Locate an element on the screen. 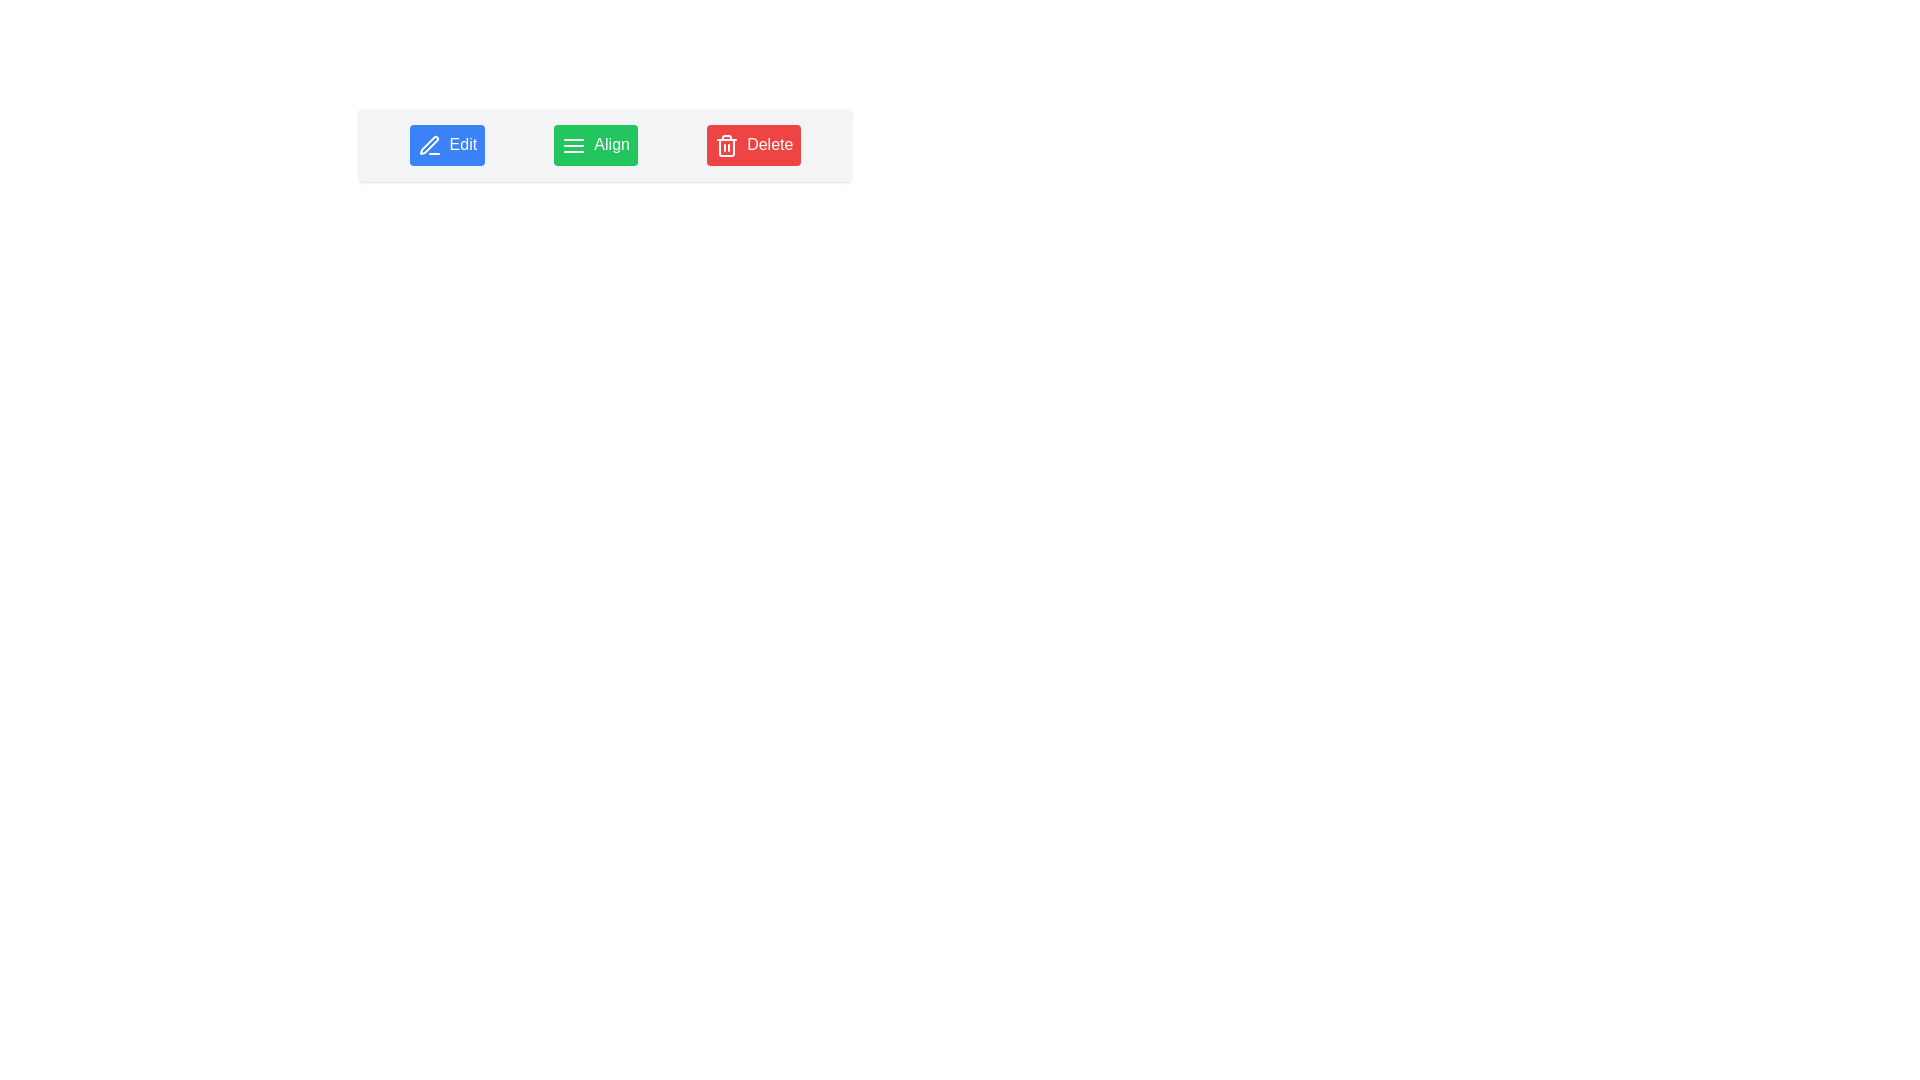  the 'Edit' button located in the top-left section of the interface, which features a pen icon is located at coordinates (428, 144).